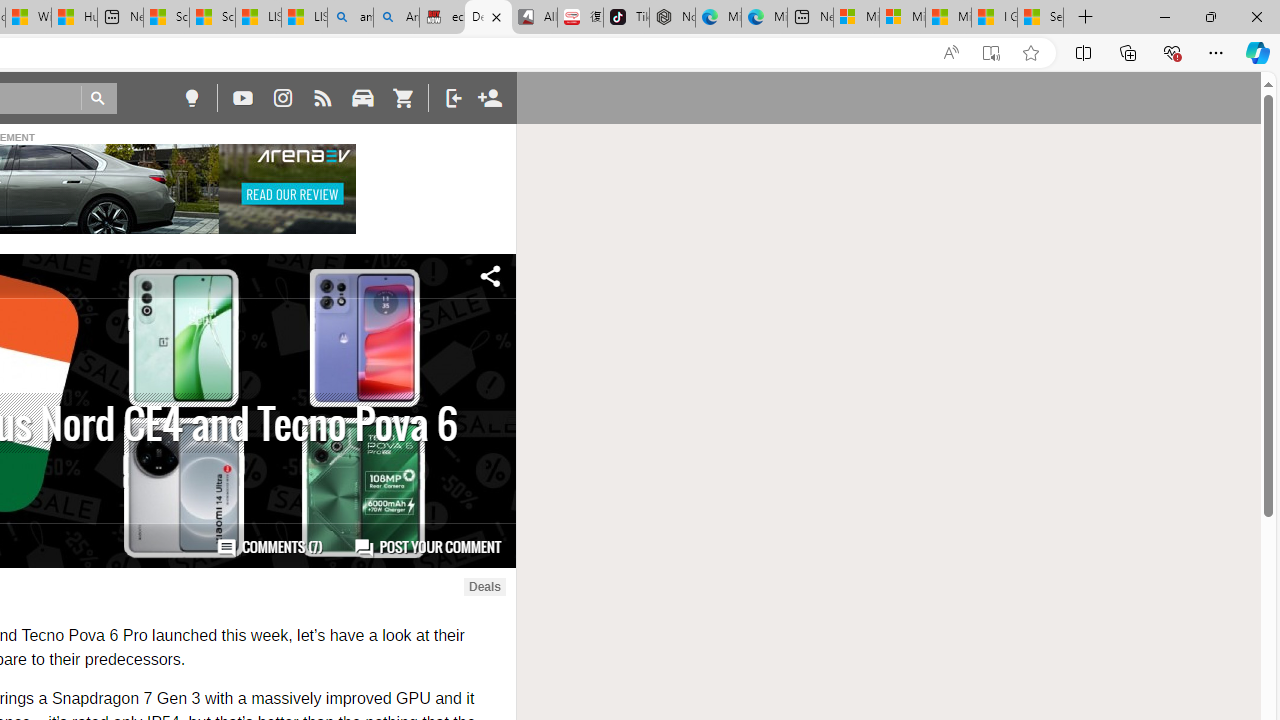 This screenshot has width=1280, height=720. Describe the element at coordinates (74, 17) in the screenshot. I see `'Huge shark washes ashore at New York City beach | Watch'` at that location.